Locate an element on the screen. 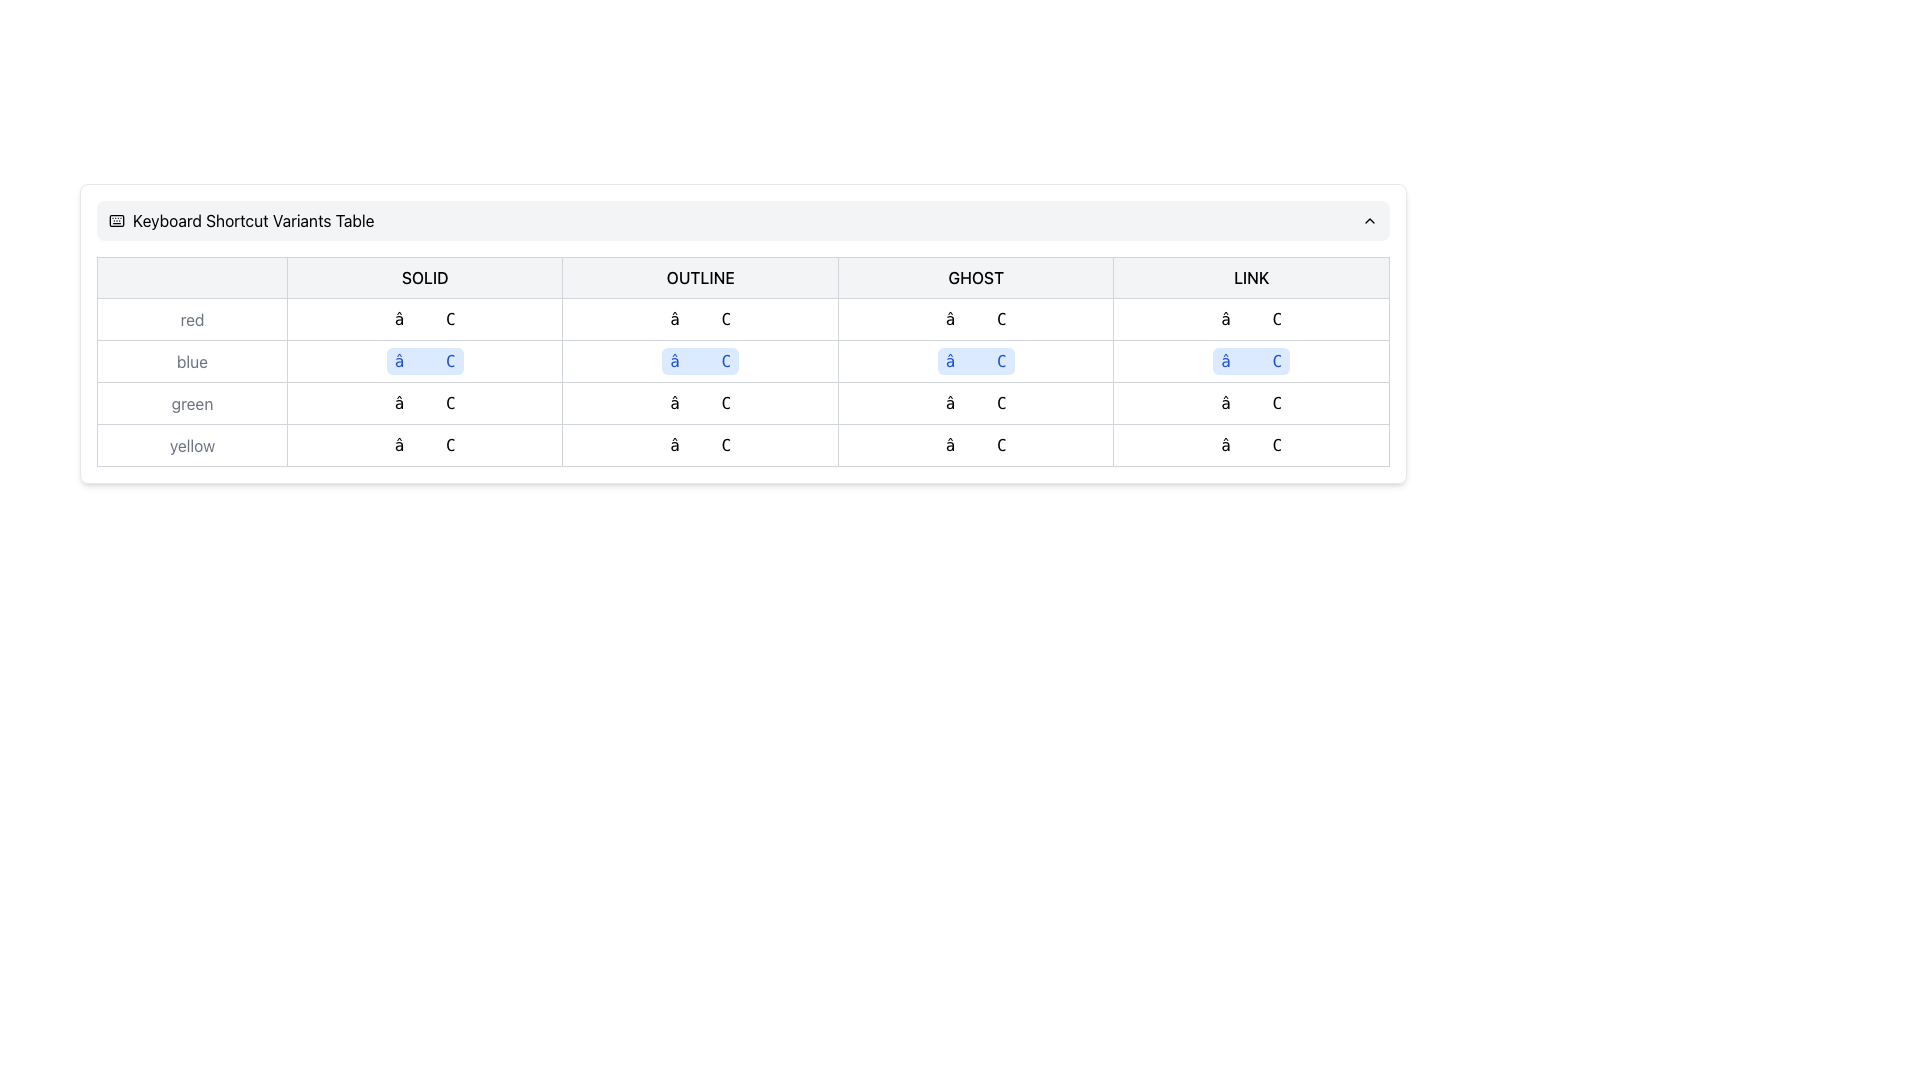  the label representing the keyboard shortcut '⌘ C' located in the second column of the second row of the table, which is between the 'red' and 'green' rows is located at coordinates (700, 361).